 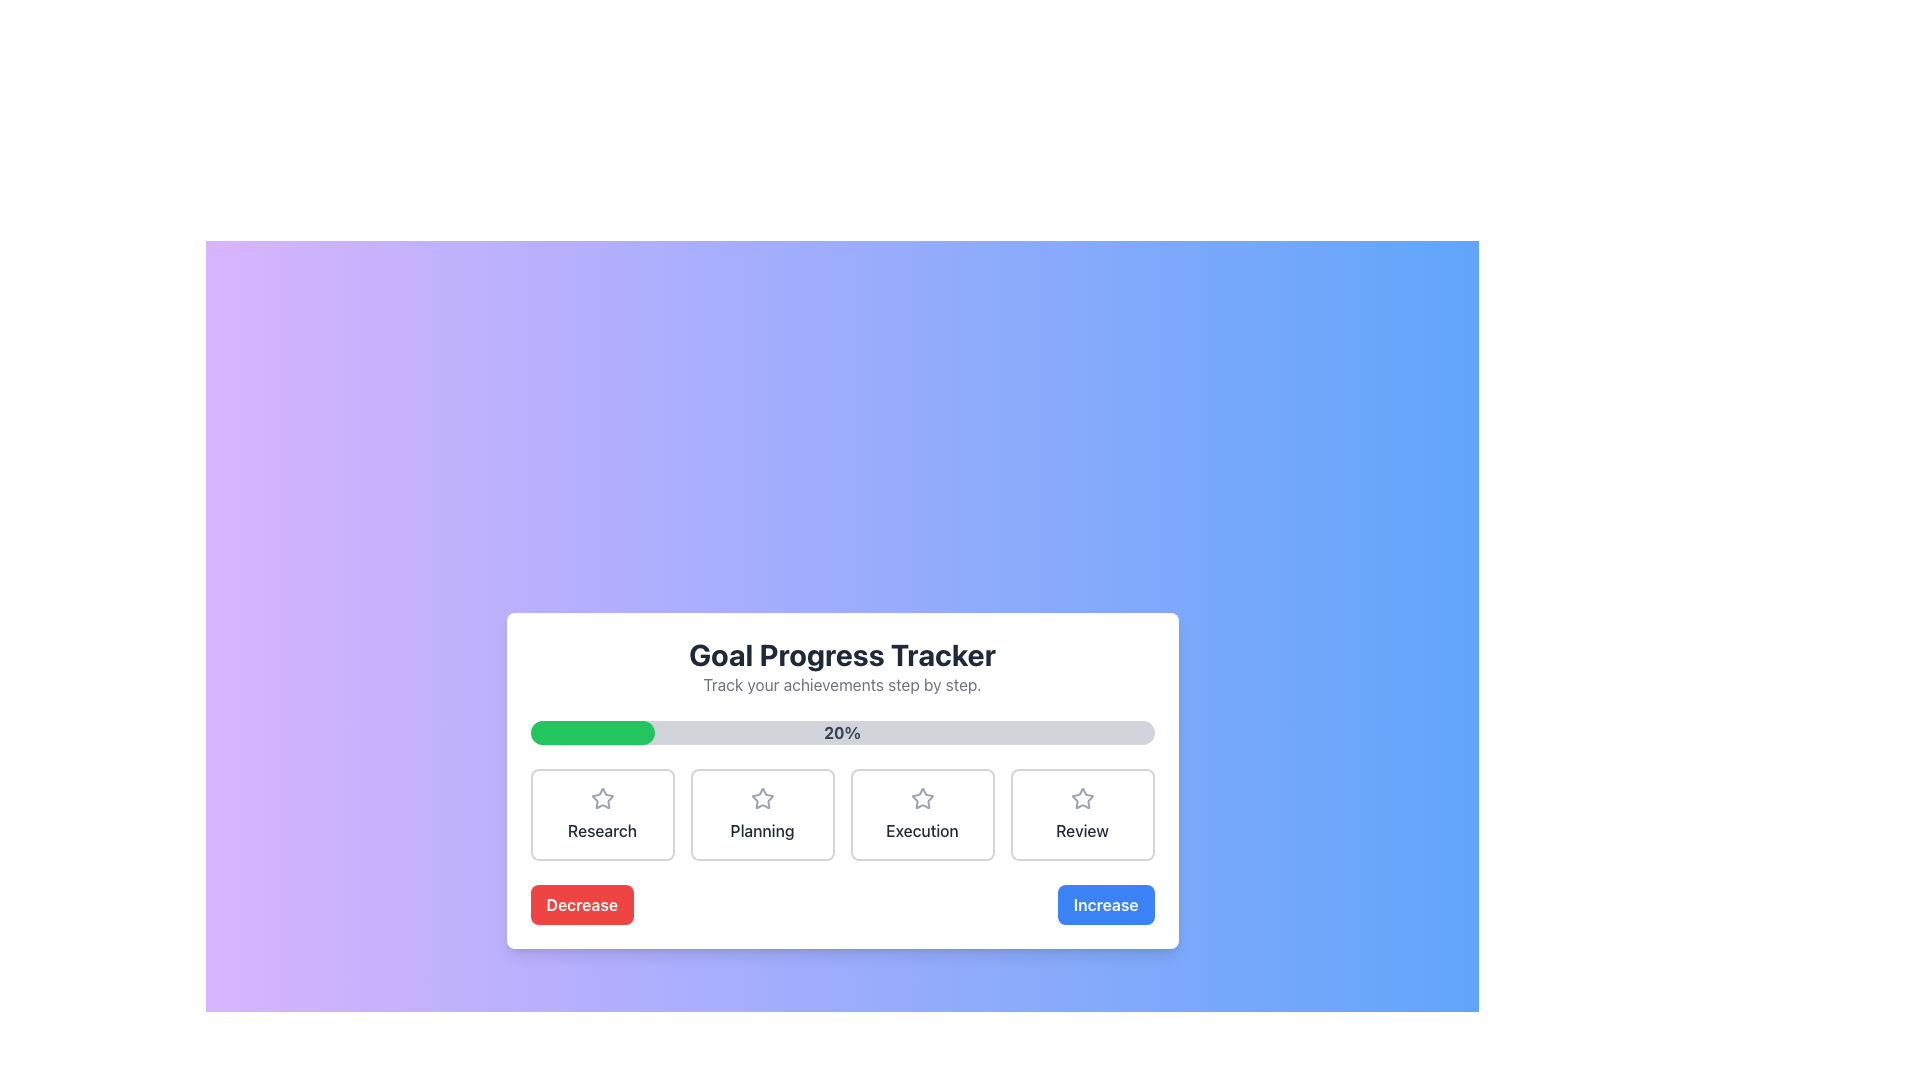 What do you see at coordinates (921, 797) in the screenshot?
I see `the gray star icon located in the 'Execution' section` at bounding box center [921, 797].